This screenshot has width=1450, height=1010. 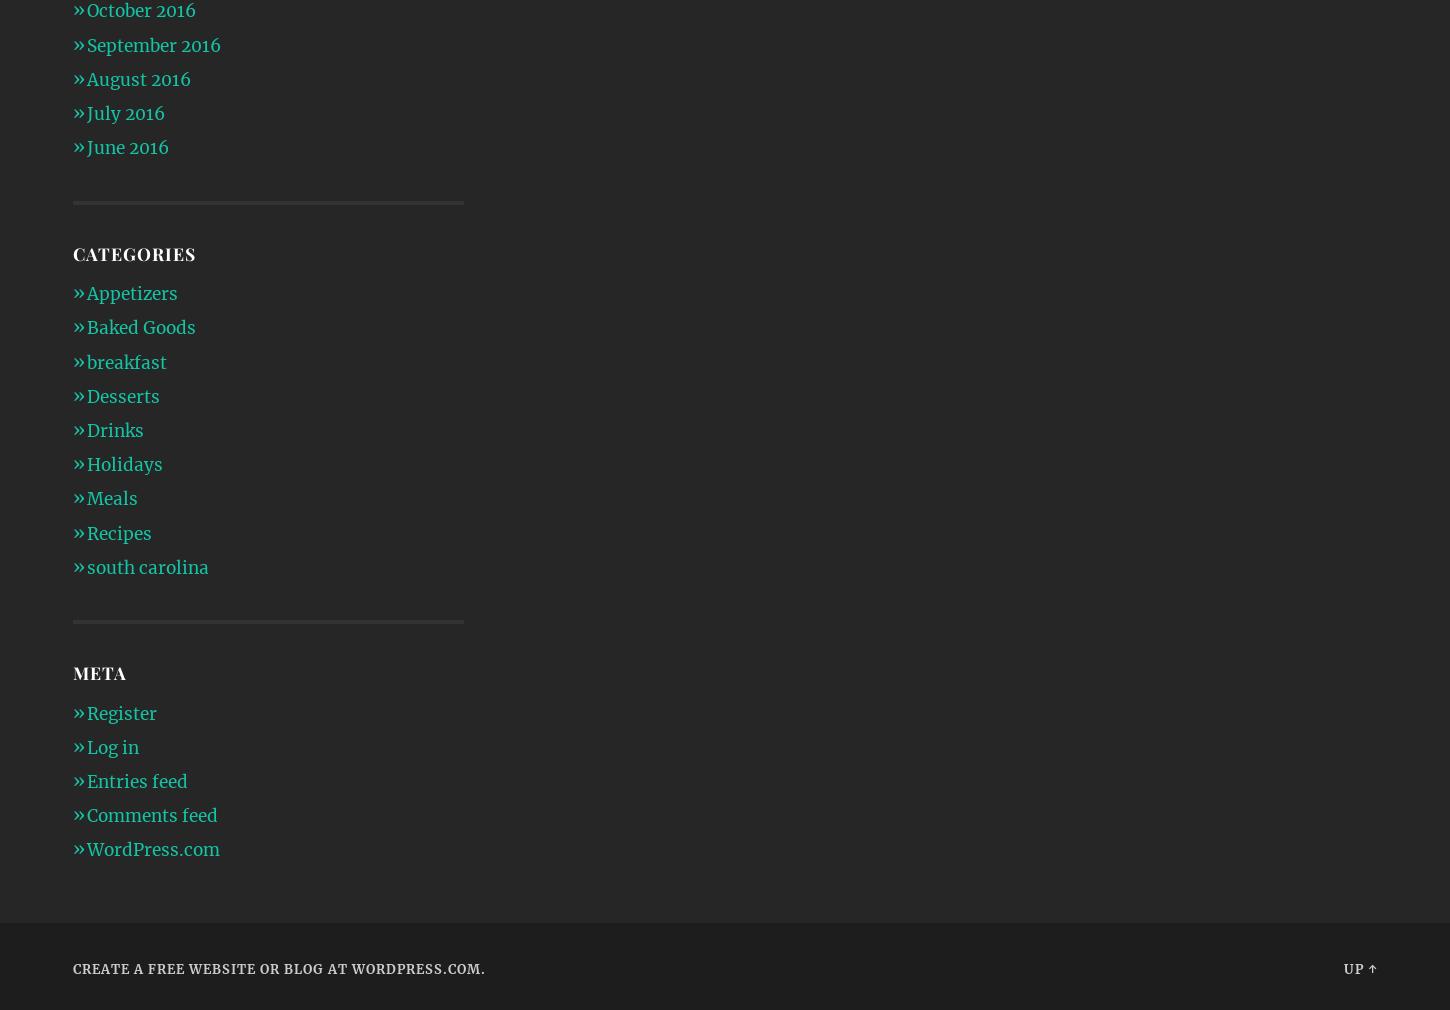 I want to click on 'Comments feed', so click(x=150, y=815).